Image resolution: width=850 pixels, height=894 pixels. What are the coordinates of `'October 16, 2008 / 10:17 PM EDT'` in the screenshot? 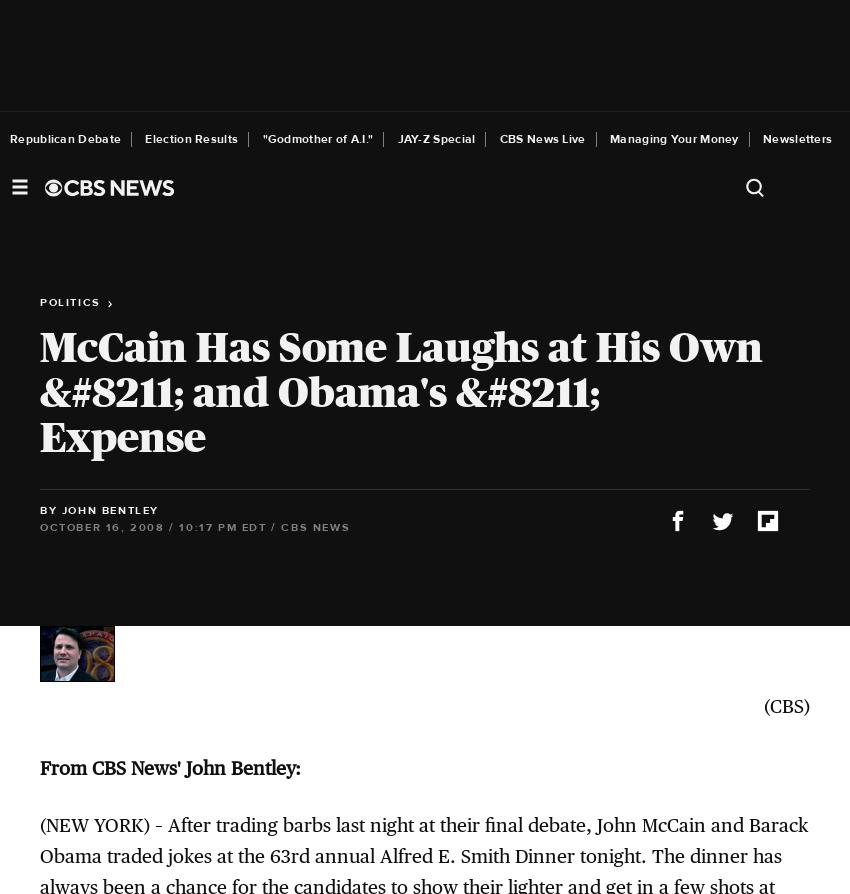 It's located at (153, 527).